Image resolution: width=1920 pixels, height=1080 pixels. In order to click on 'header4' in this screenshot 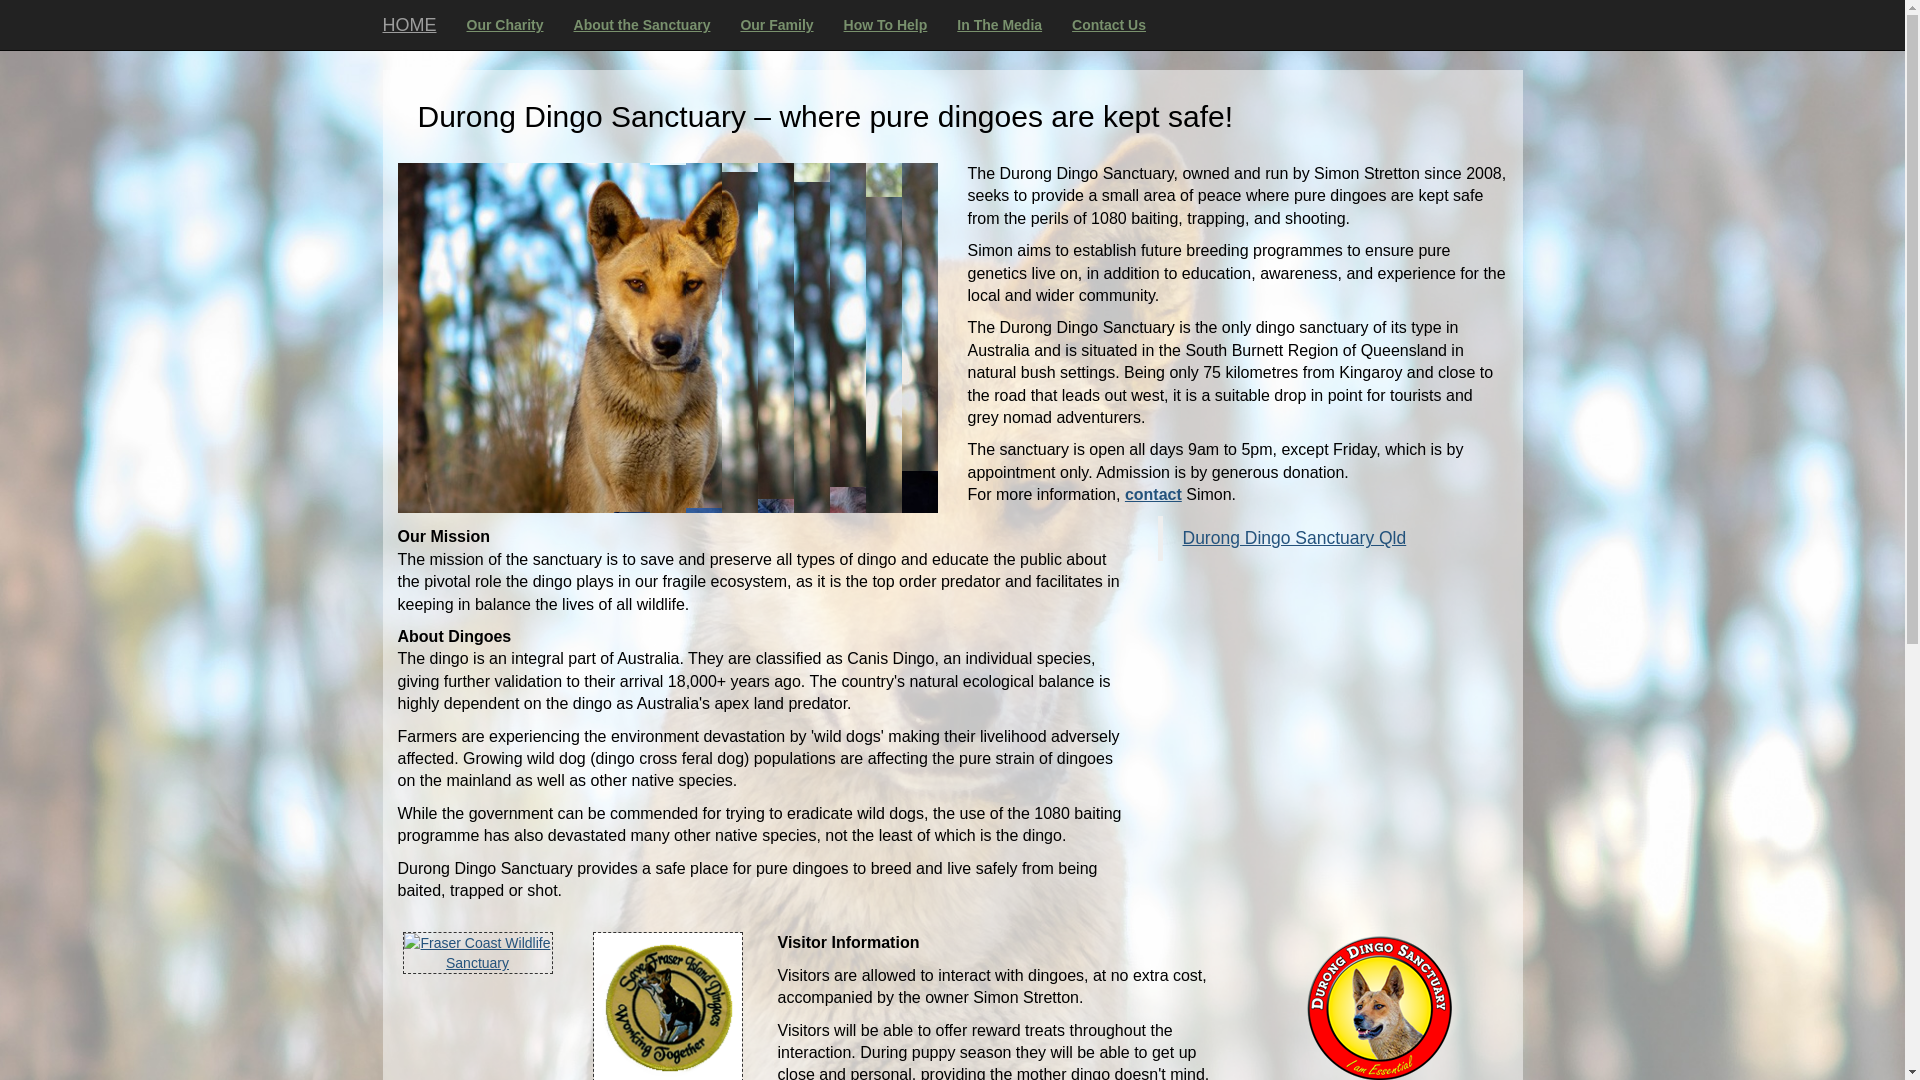, I will do `click(667, 337)`.